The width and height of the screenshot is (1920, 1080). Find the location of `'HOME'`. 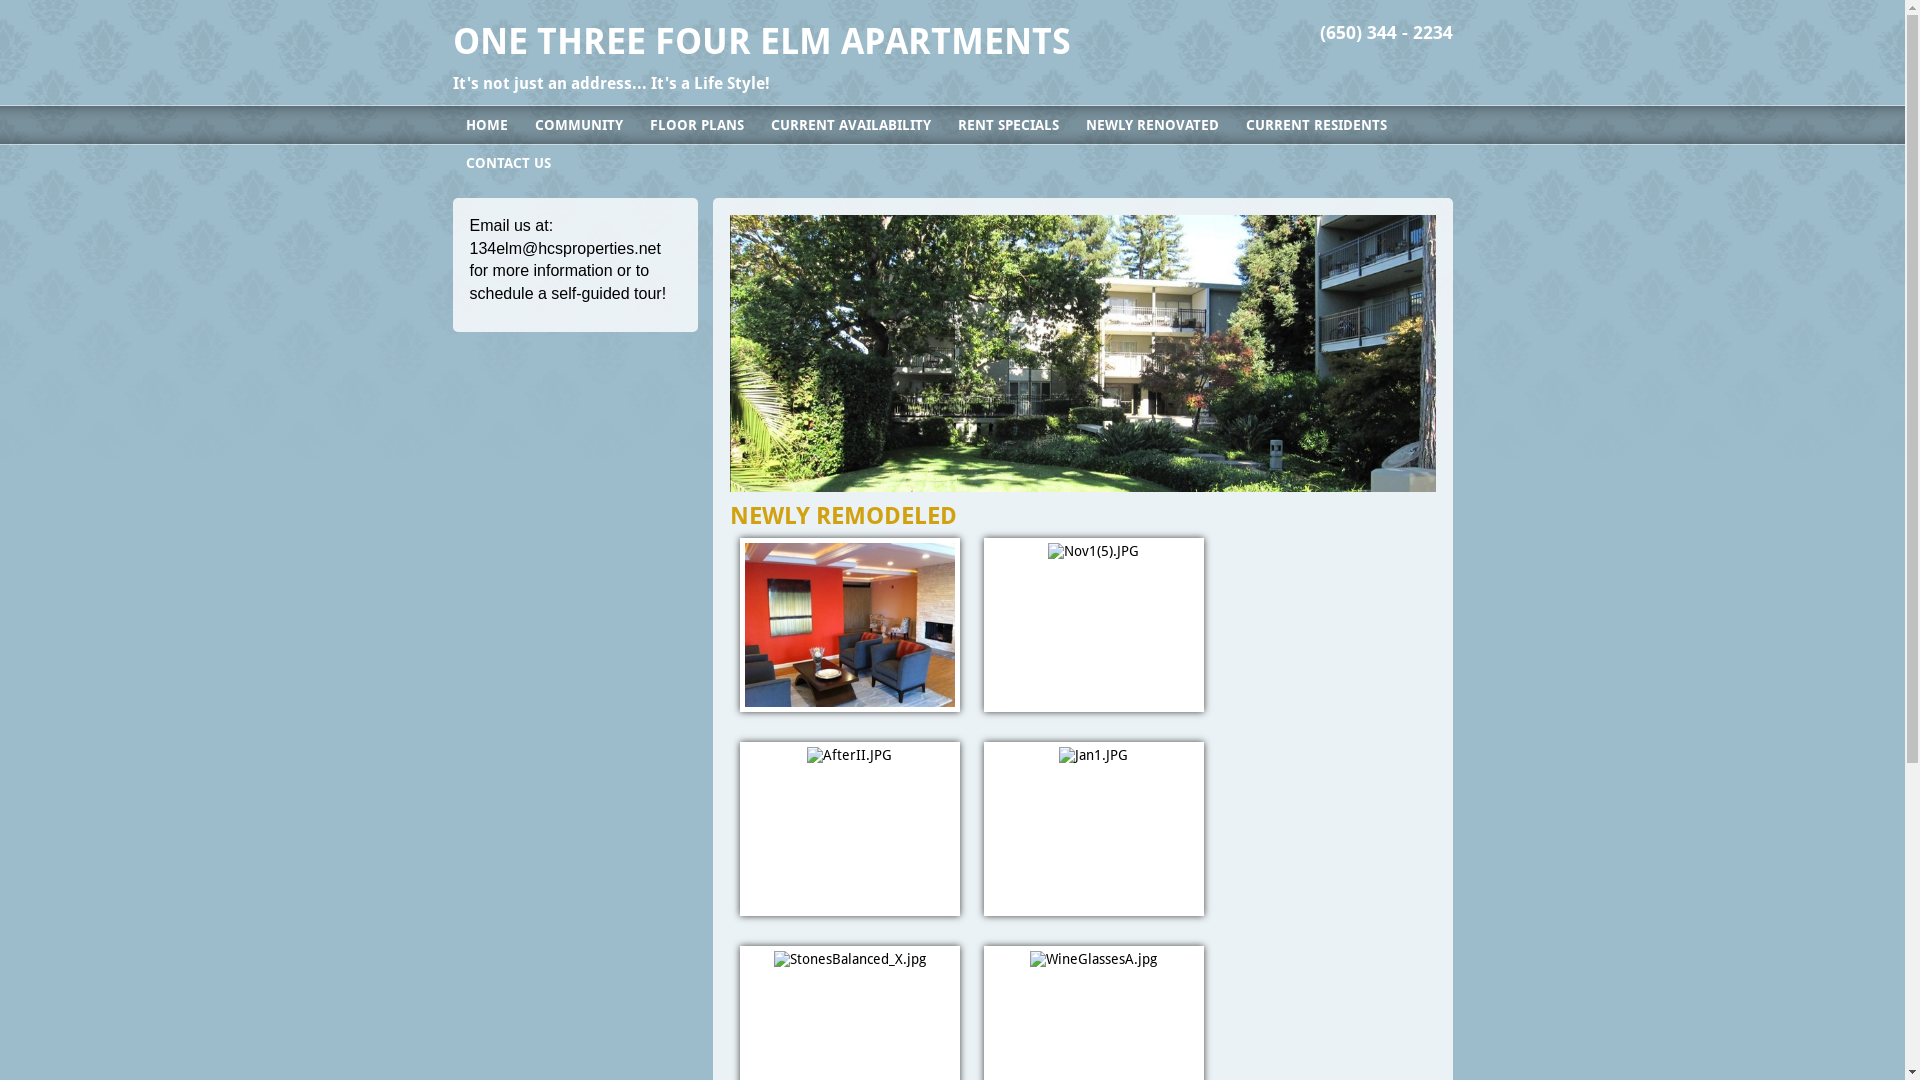

'HOME' is located at coordinates (450, 124).